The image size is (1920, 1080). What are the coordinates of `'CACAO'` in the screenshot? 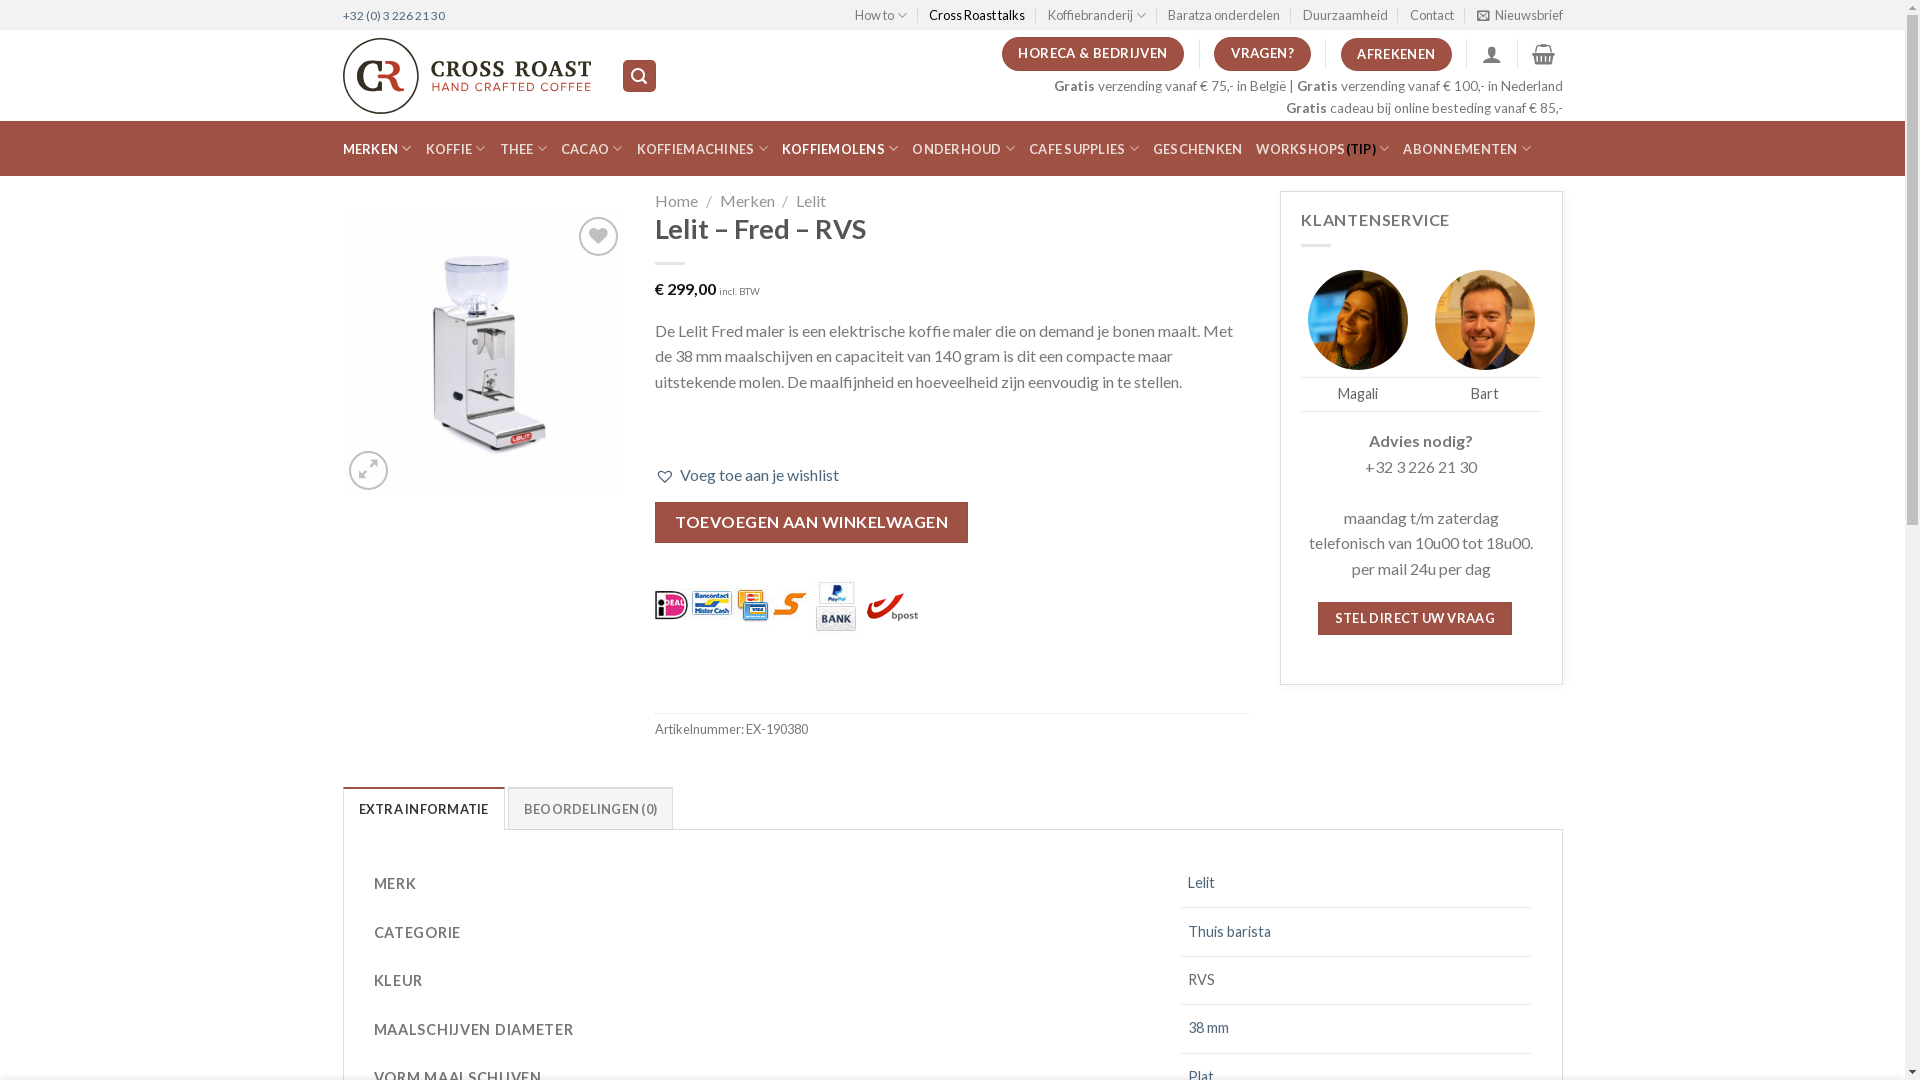 It's located at (590, 148).